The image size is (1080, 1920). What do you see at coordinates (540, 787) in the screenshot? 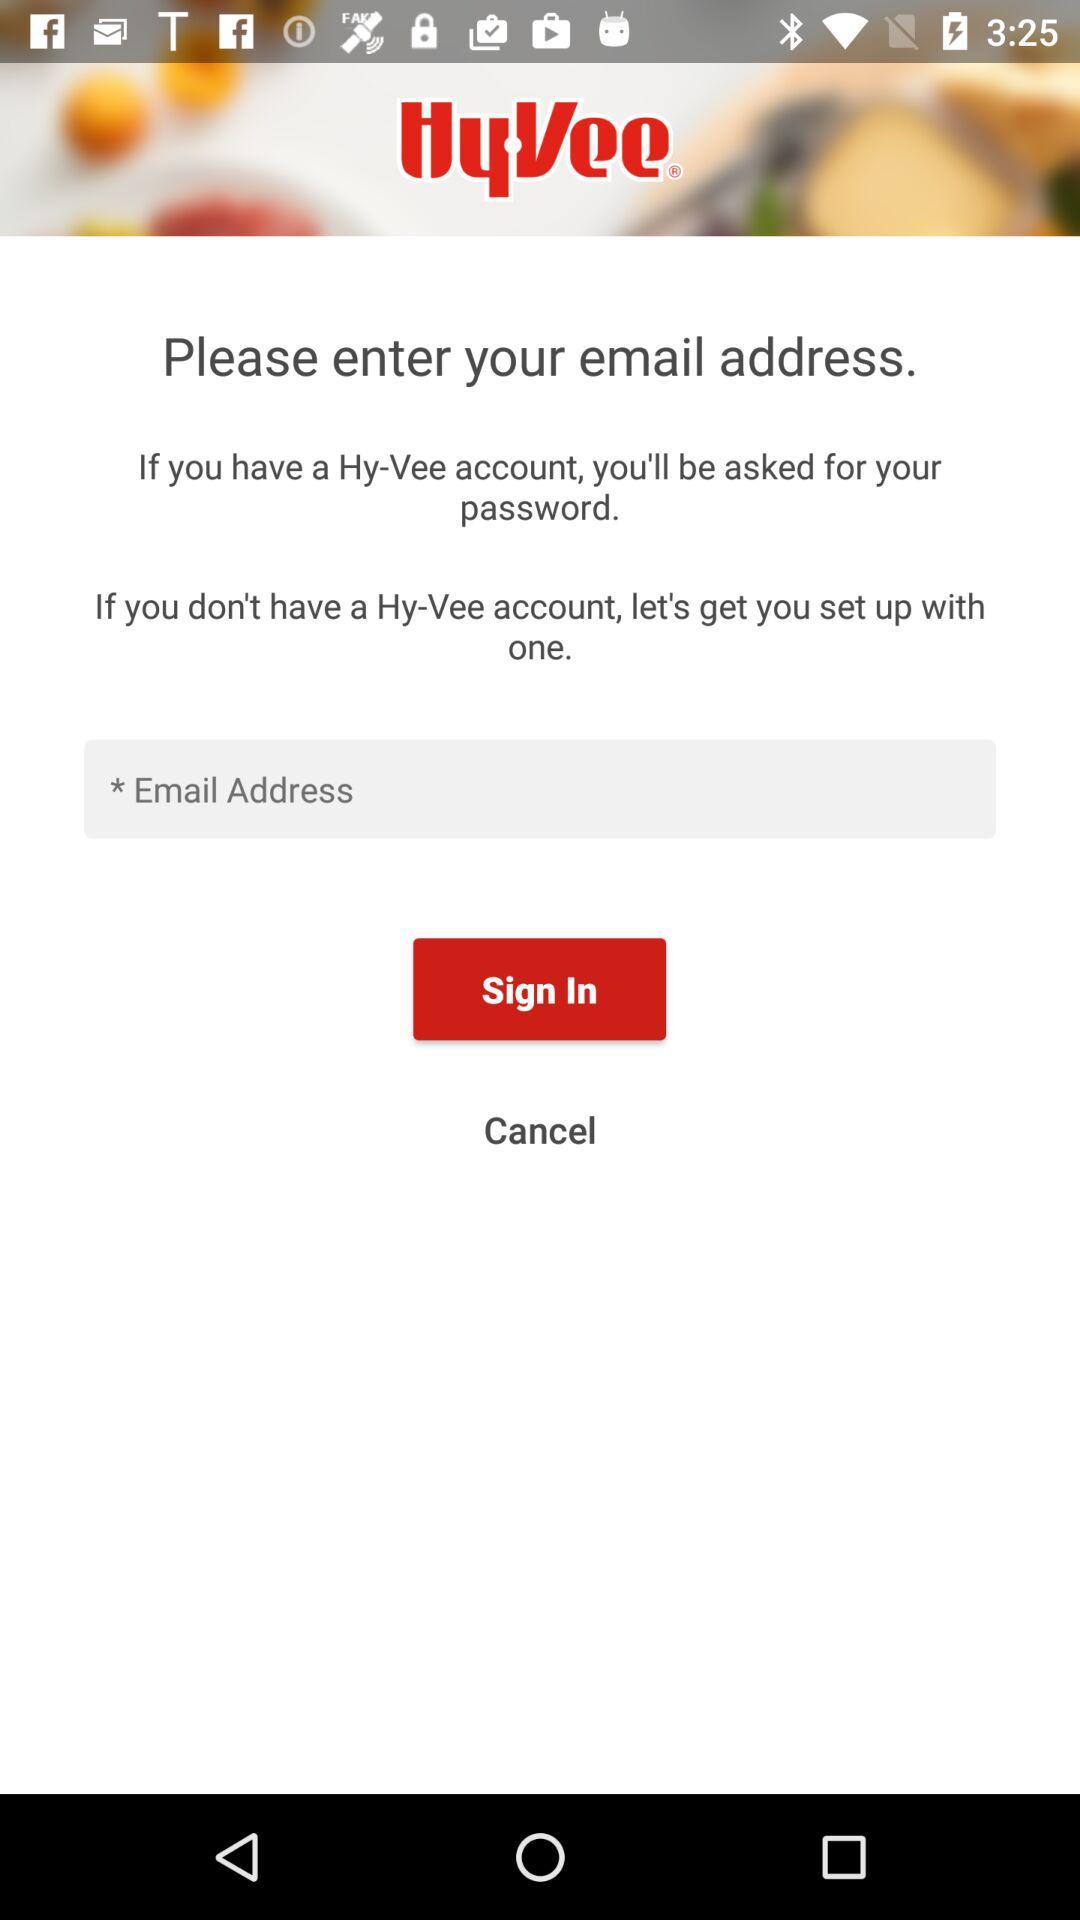
I see `email adress` at bounding box center [540, 787].